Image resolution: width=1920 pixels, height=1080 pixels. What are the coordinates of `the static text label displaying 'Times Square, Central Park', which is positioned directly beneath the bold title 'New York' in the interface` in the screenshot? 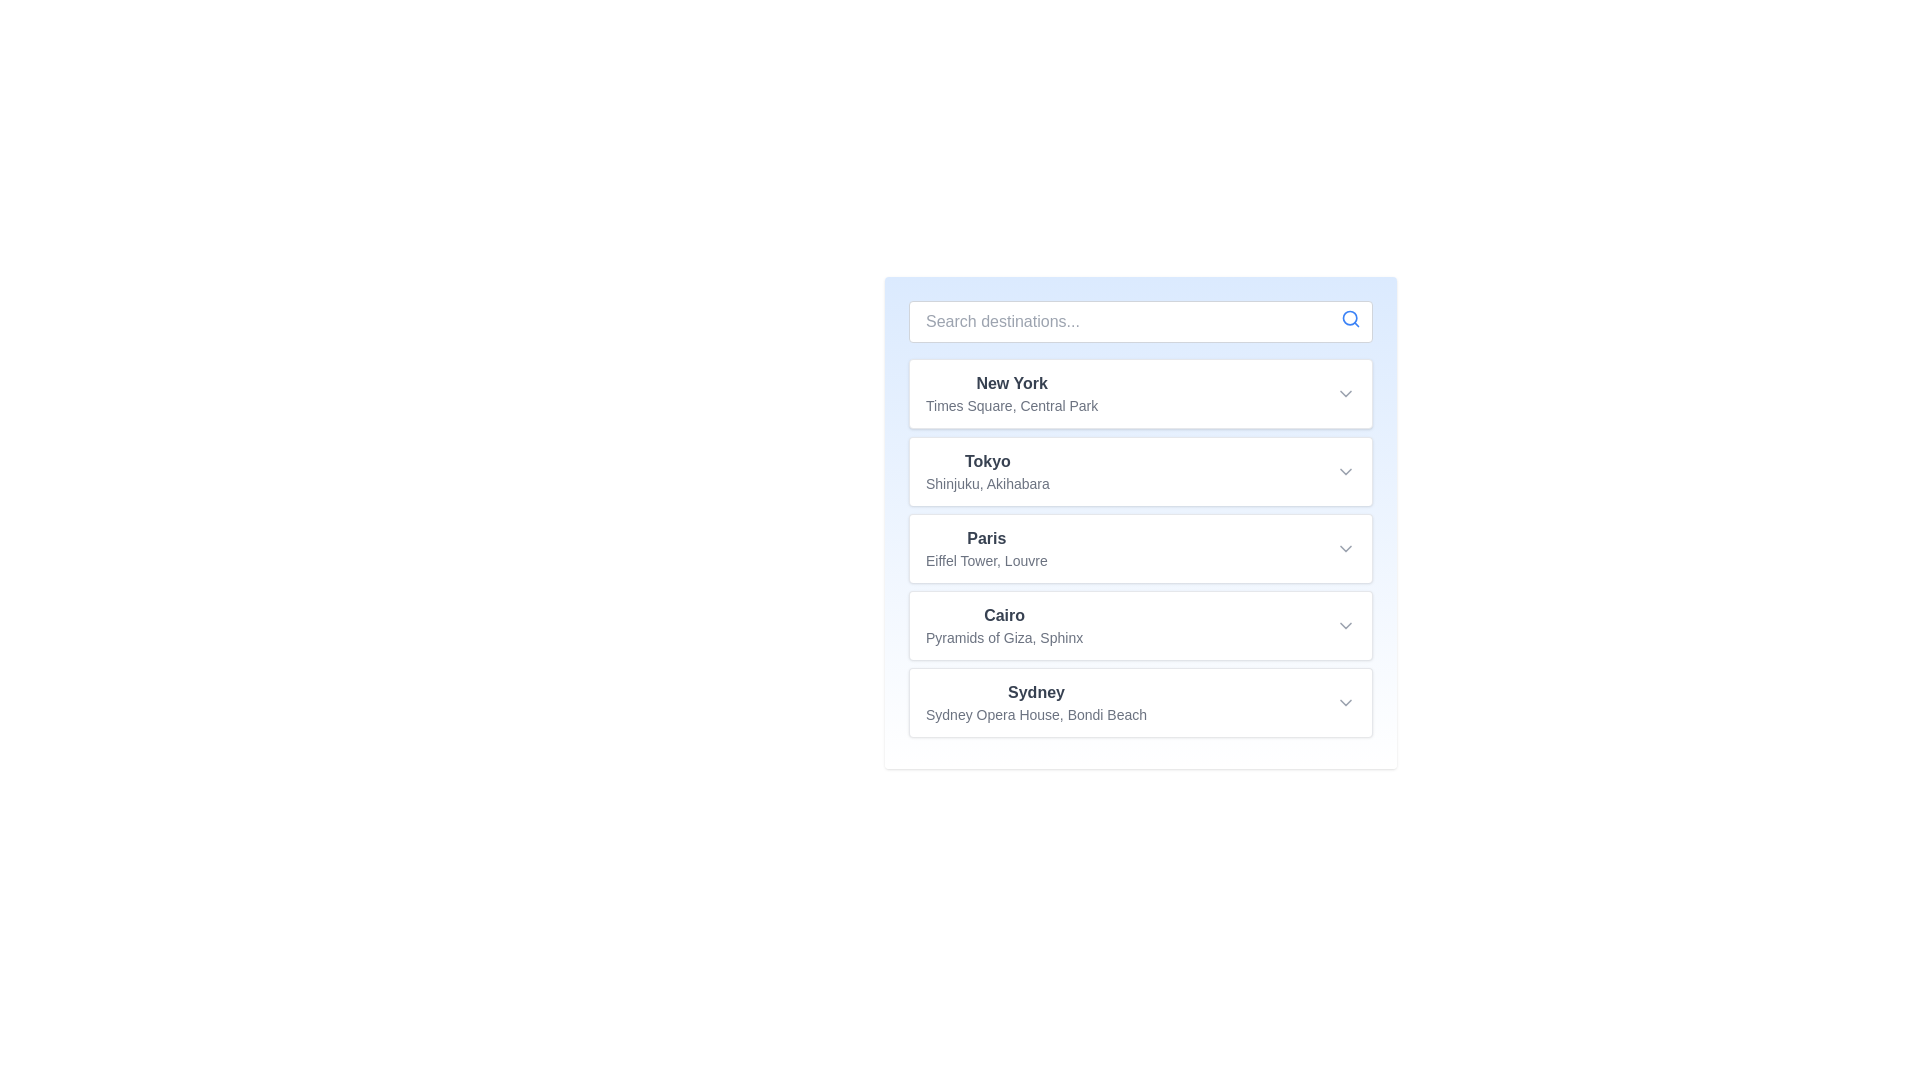 It's located at (1012, 405).